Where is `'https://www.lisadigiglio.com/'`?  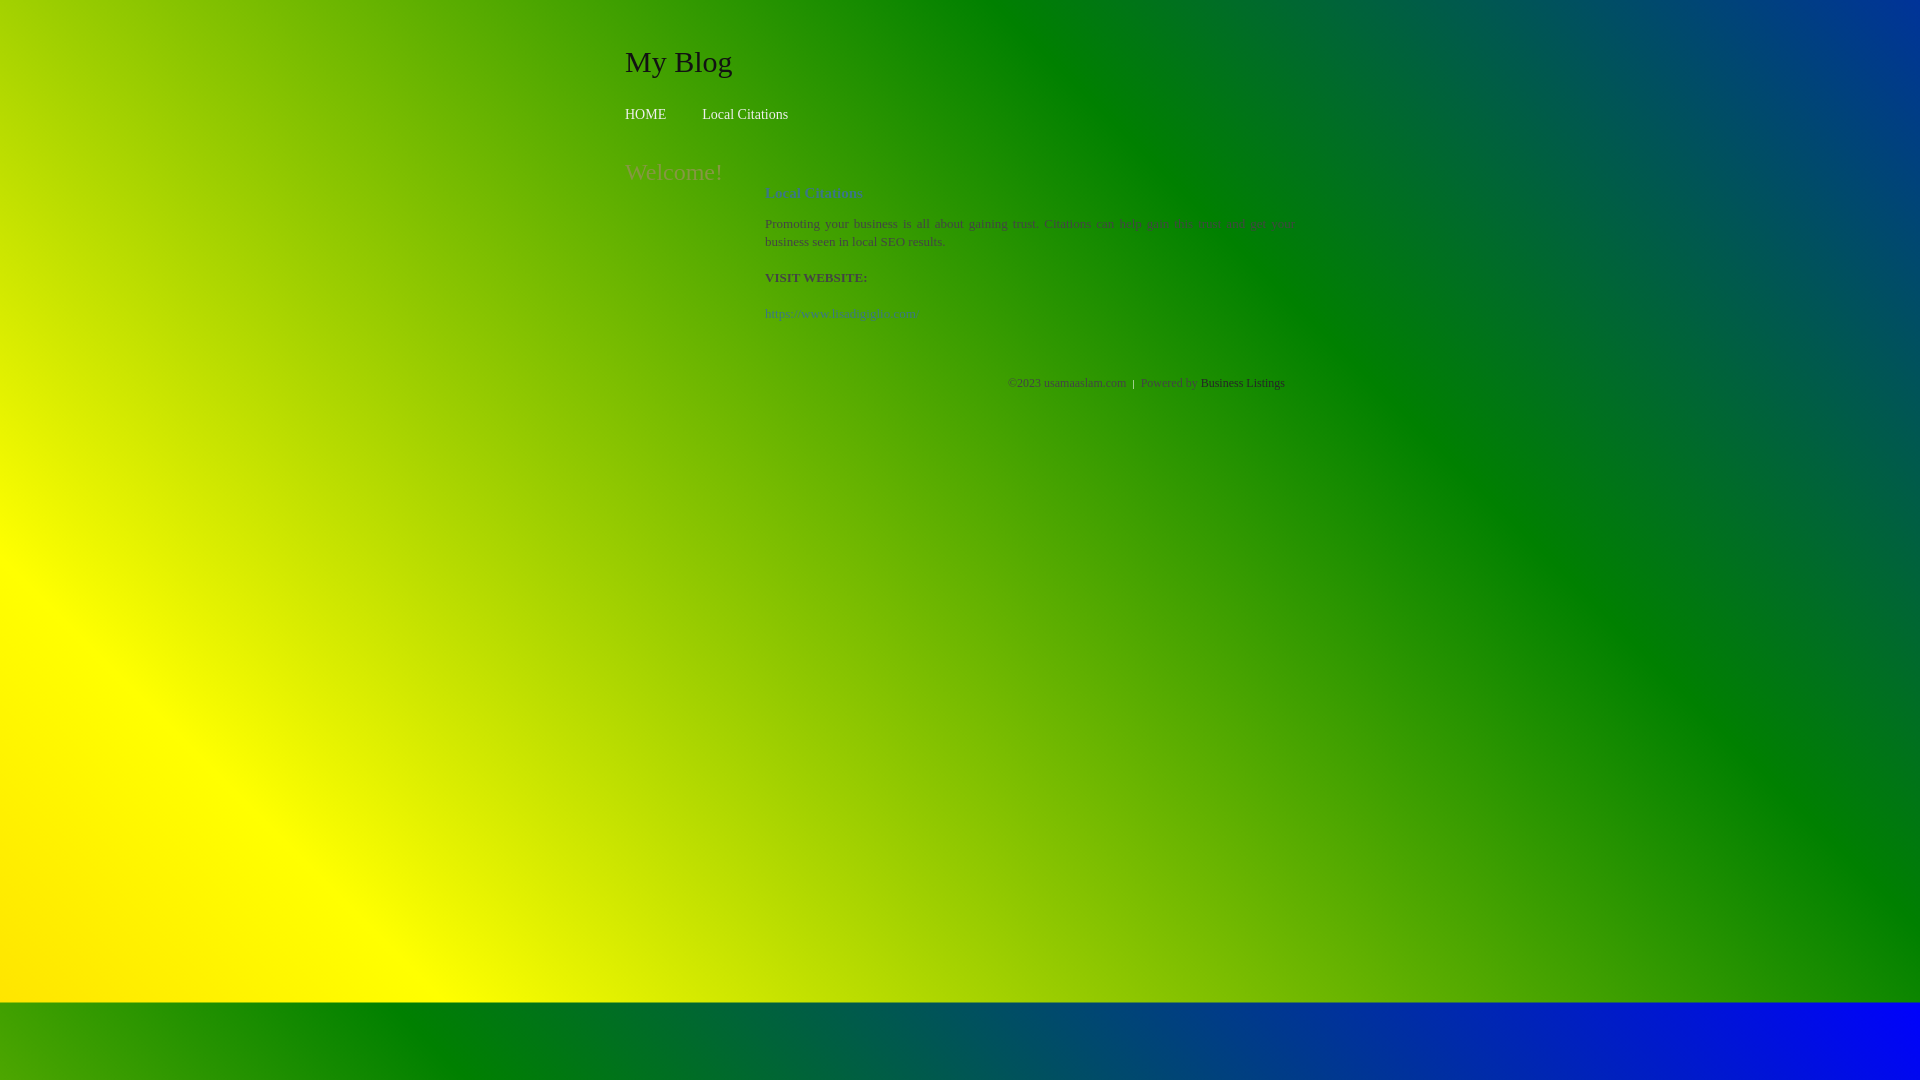 'https://www.lisadigiglio.com/' is located at coordinates (841, 313).